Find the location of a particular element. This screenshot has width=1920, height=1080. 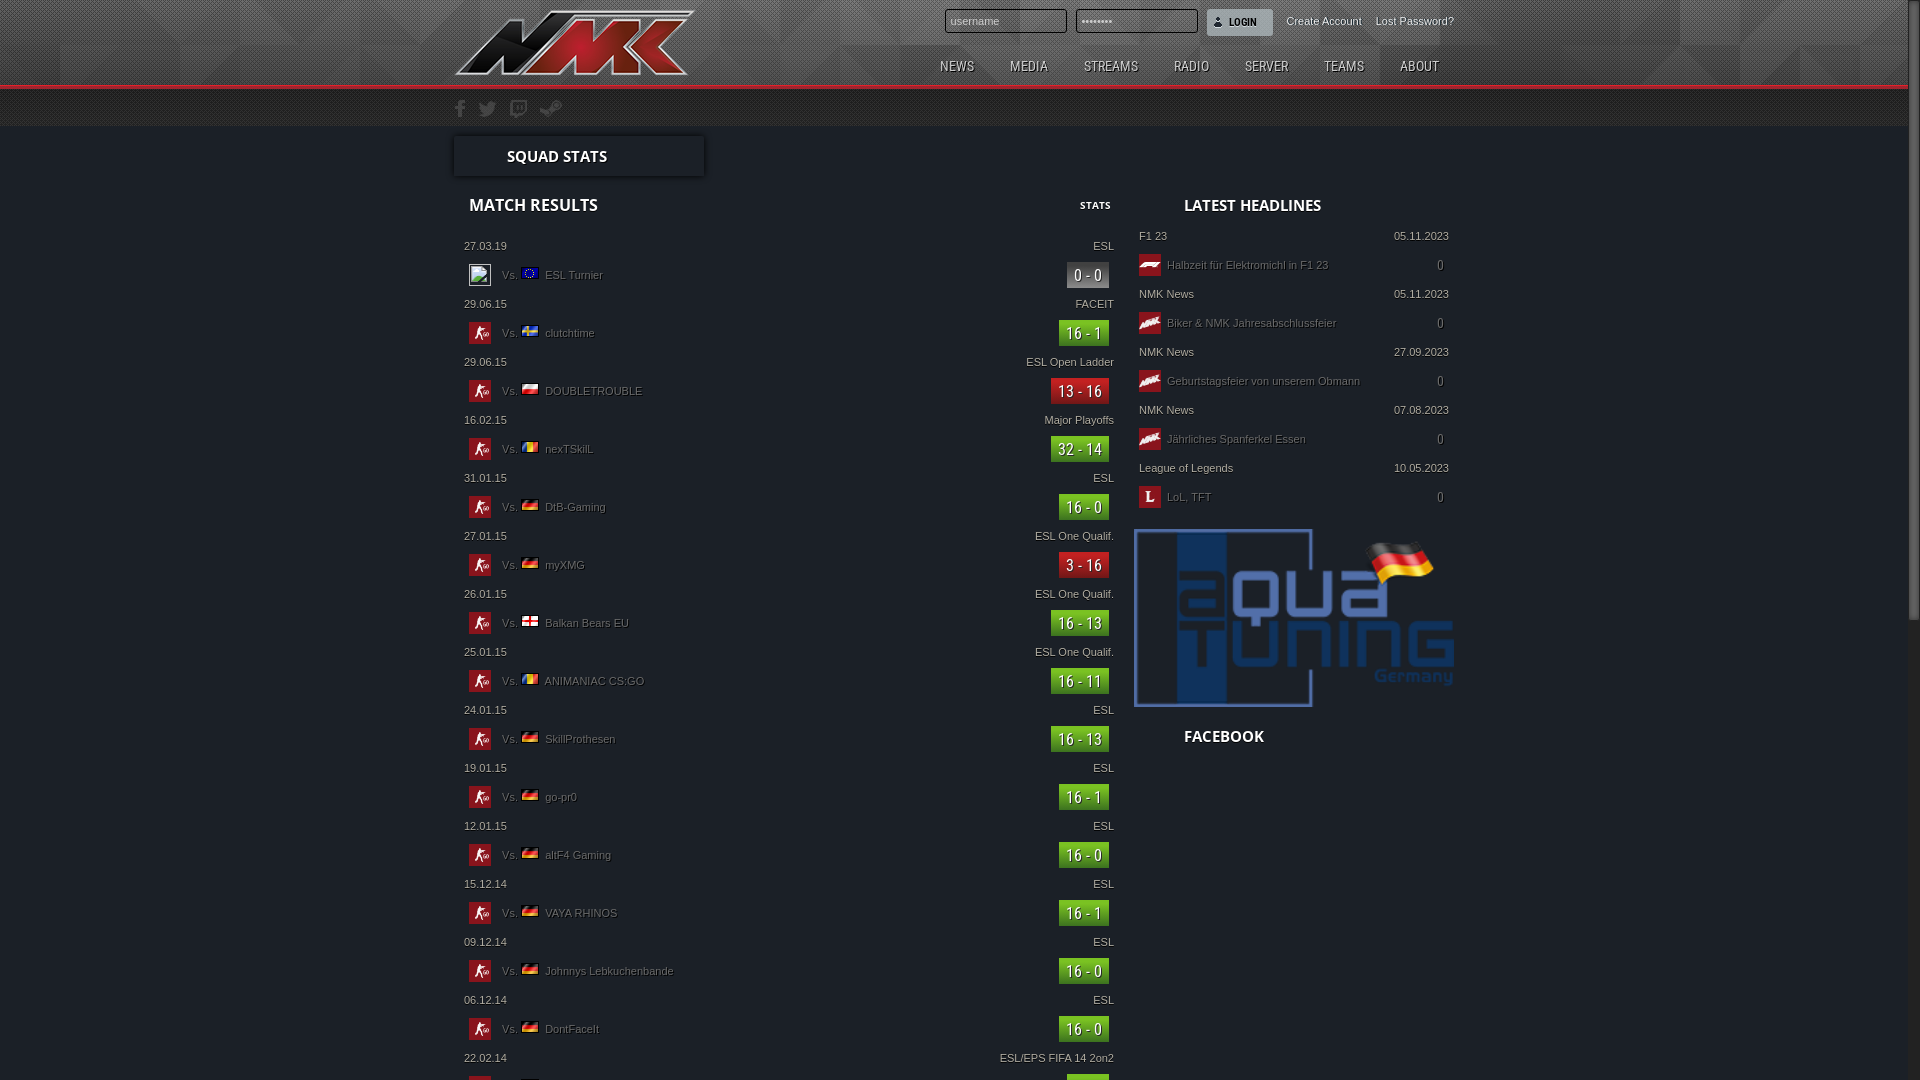

'  Vs.   DtB-Gaming is located at coordinates (787, 505).